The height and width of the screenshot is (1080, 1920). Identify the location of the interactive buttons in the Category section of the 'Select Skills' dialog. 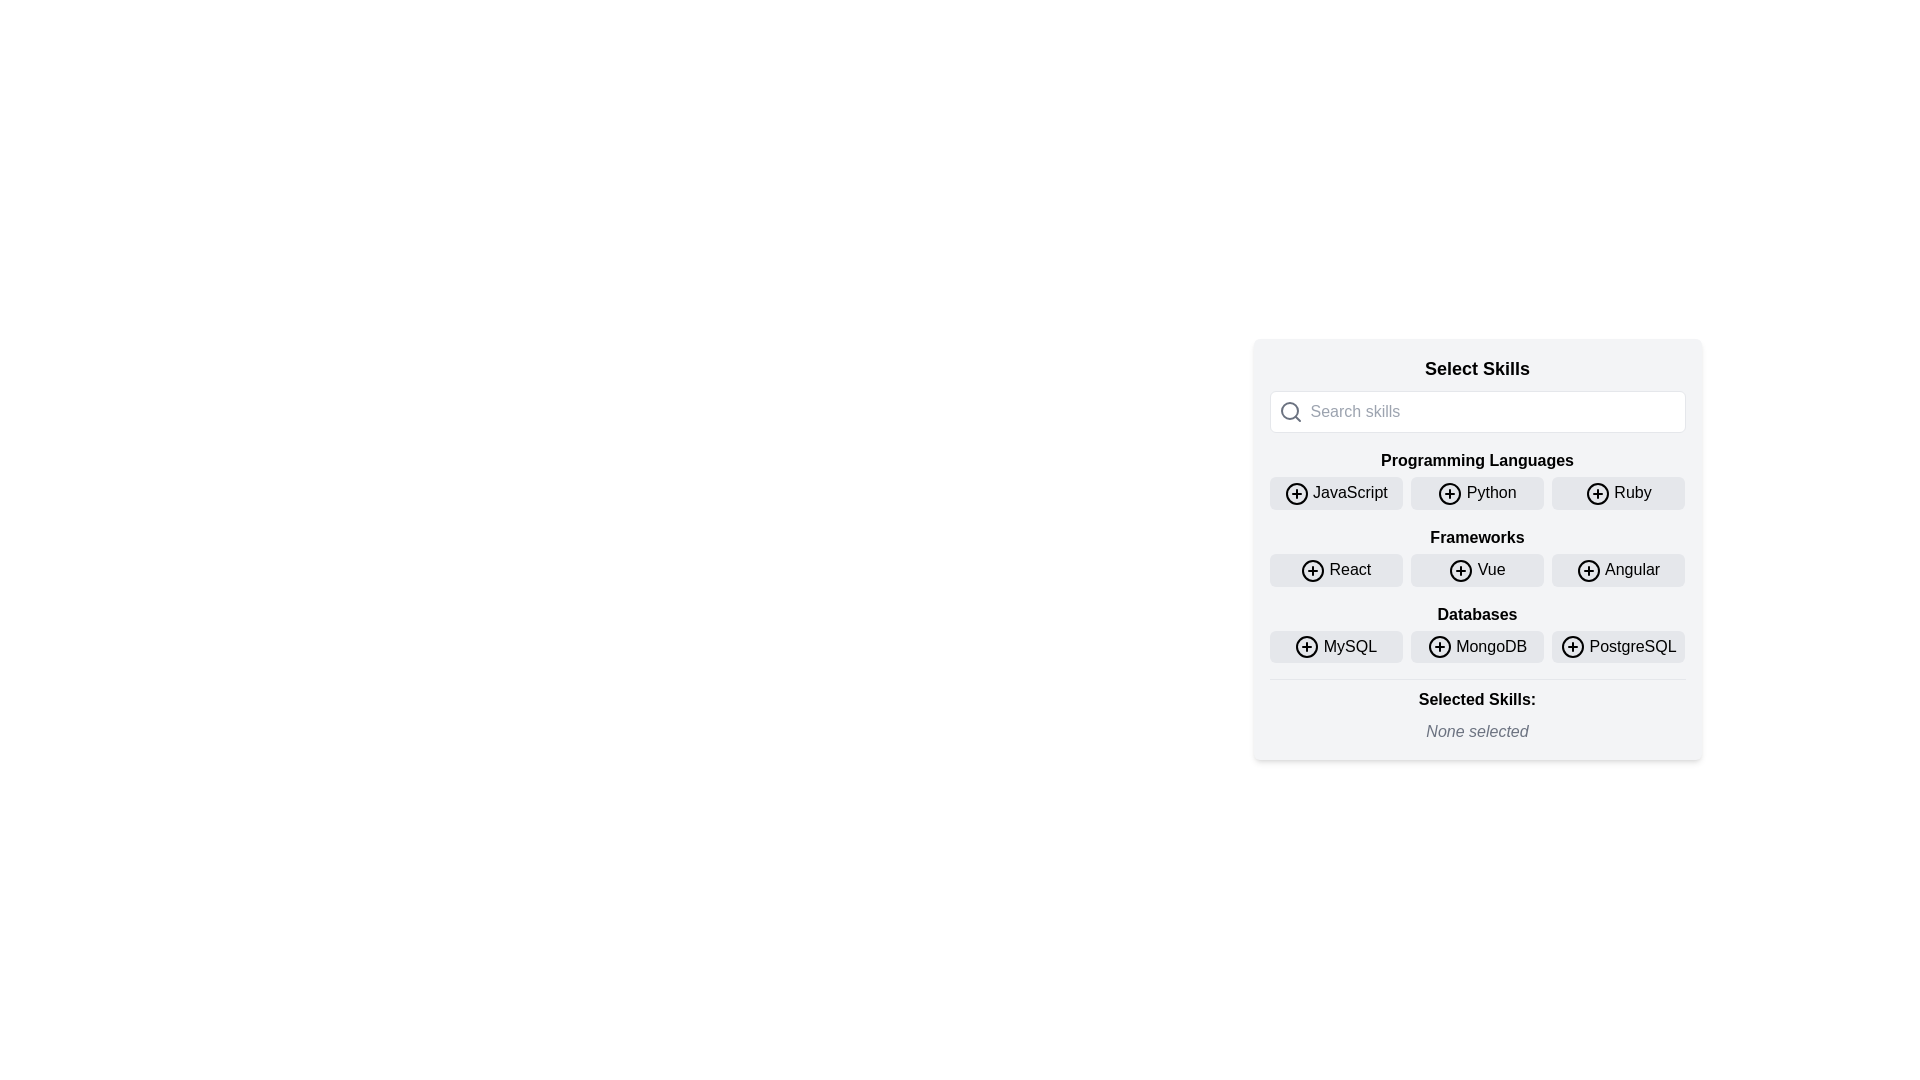
(1477, 632).